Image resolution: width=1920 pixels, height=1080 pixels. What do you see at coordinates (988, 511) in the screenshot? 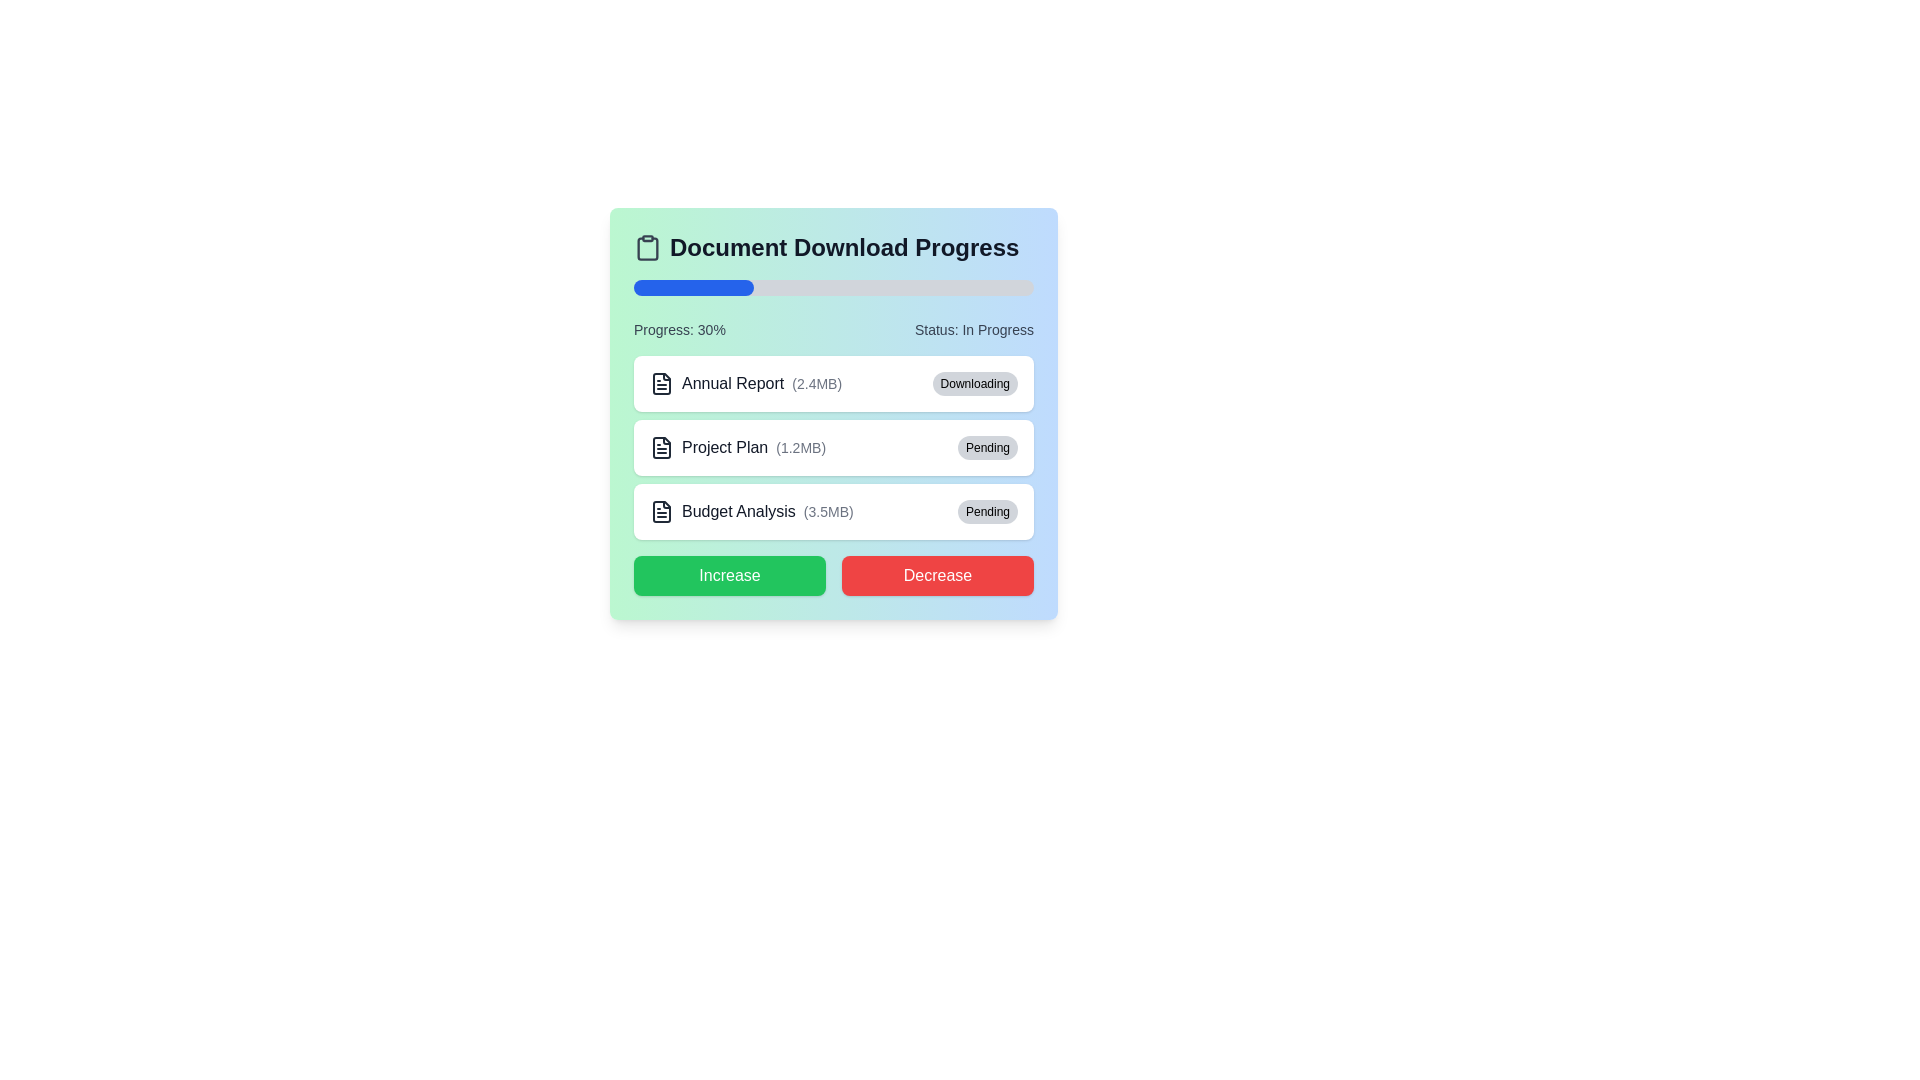
I see `the 'Pending' badge with rounded corners and gray background, positioned to the right of 'Budget Analysis (3.5MB)'` at bounding box center [988, 511].